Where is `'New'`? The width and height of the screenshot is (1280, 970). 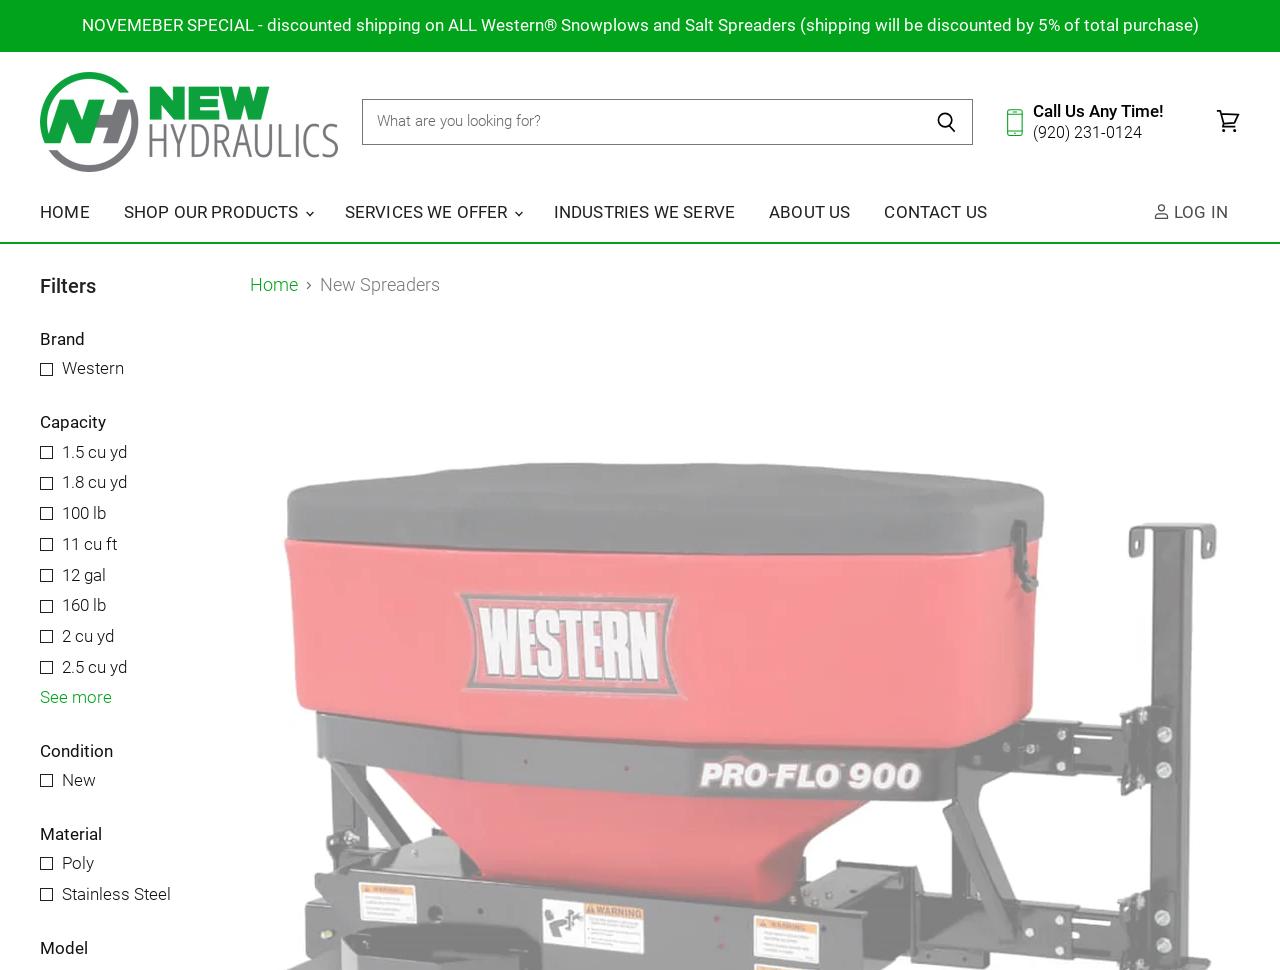
'New' is located at coordinates (61, 779).